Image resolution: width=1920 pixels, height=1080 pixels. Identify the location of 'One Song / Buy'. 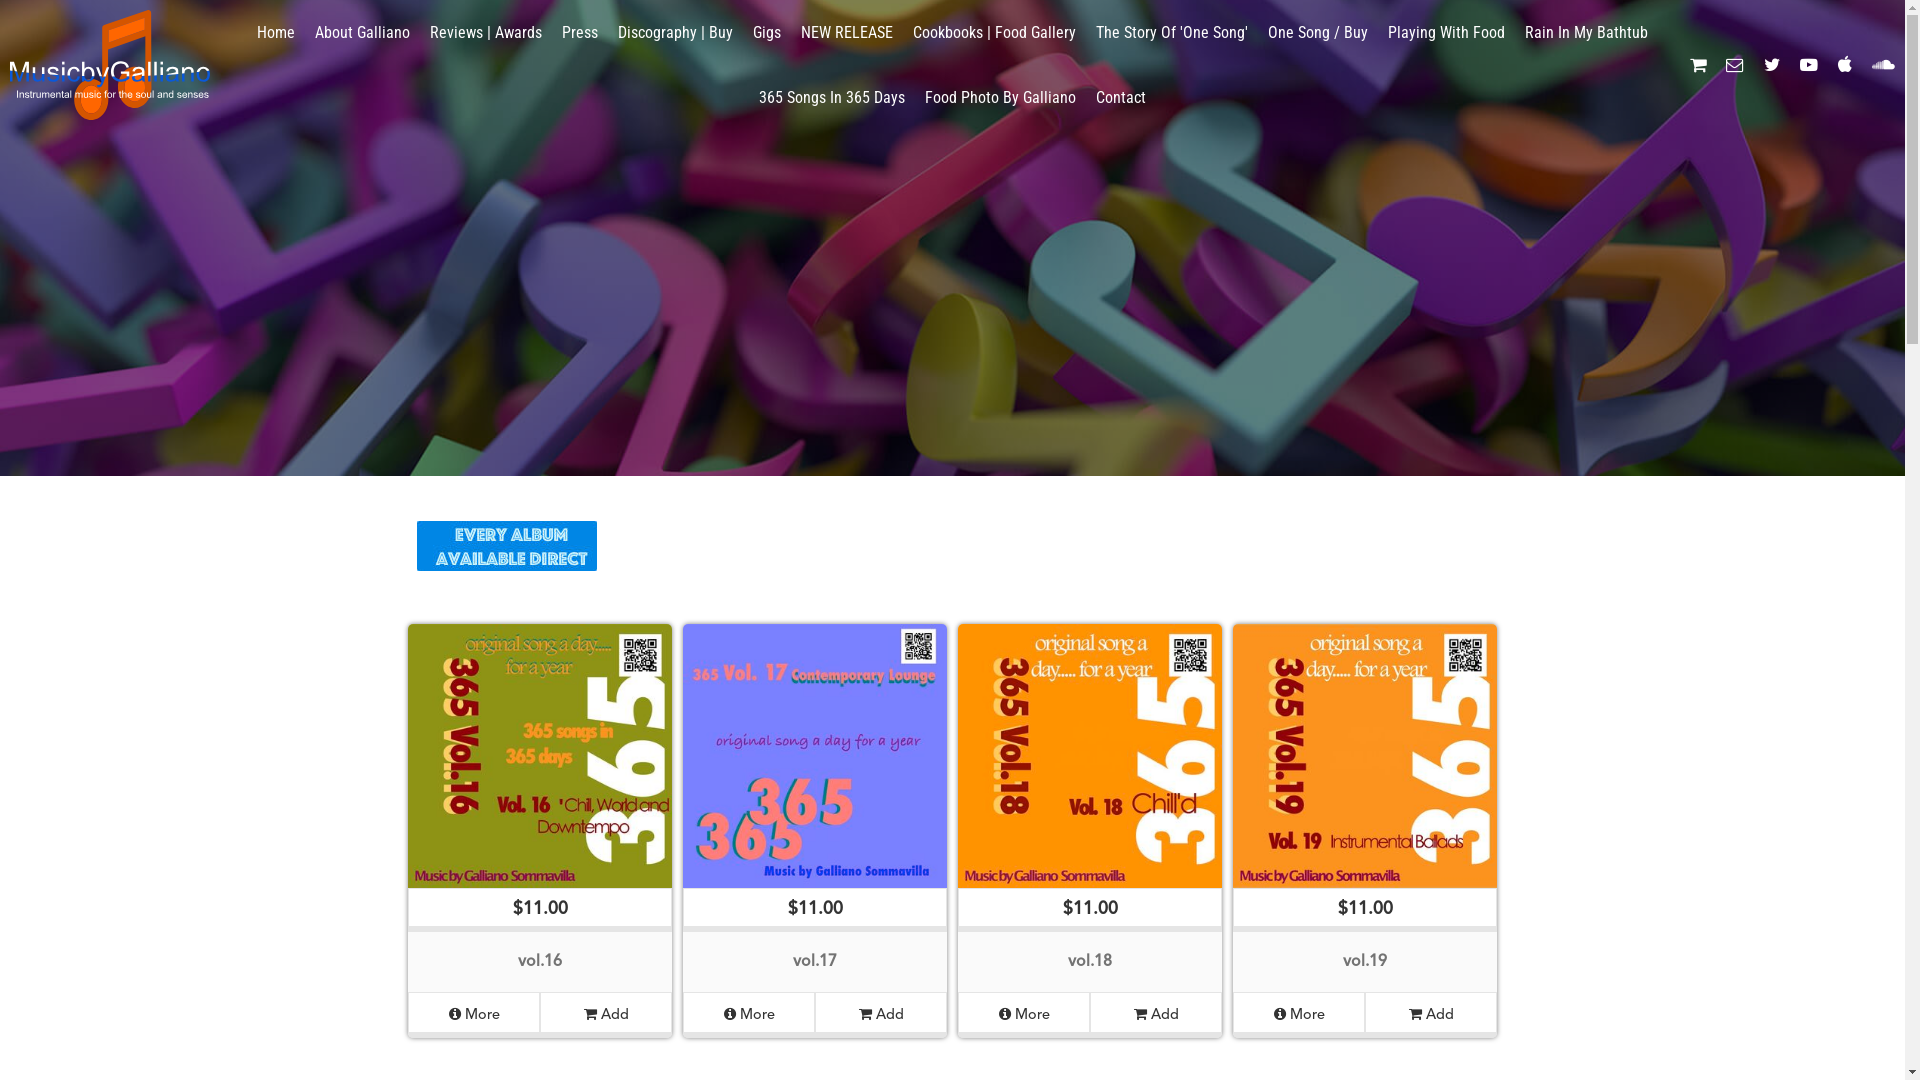
(1318, 31).